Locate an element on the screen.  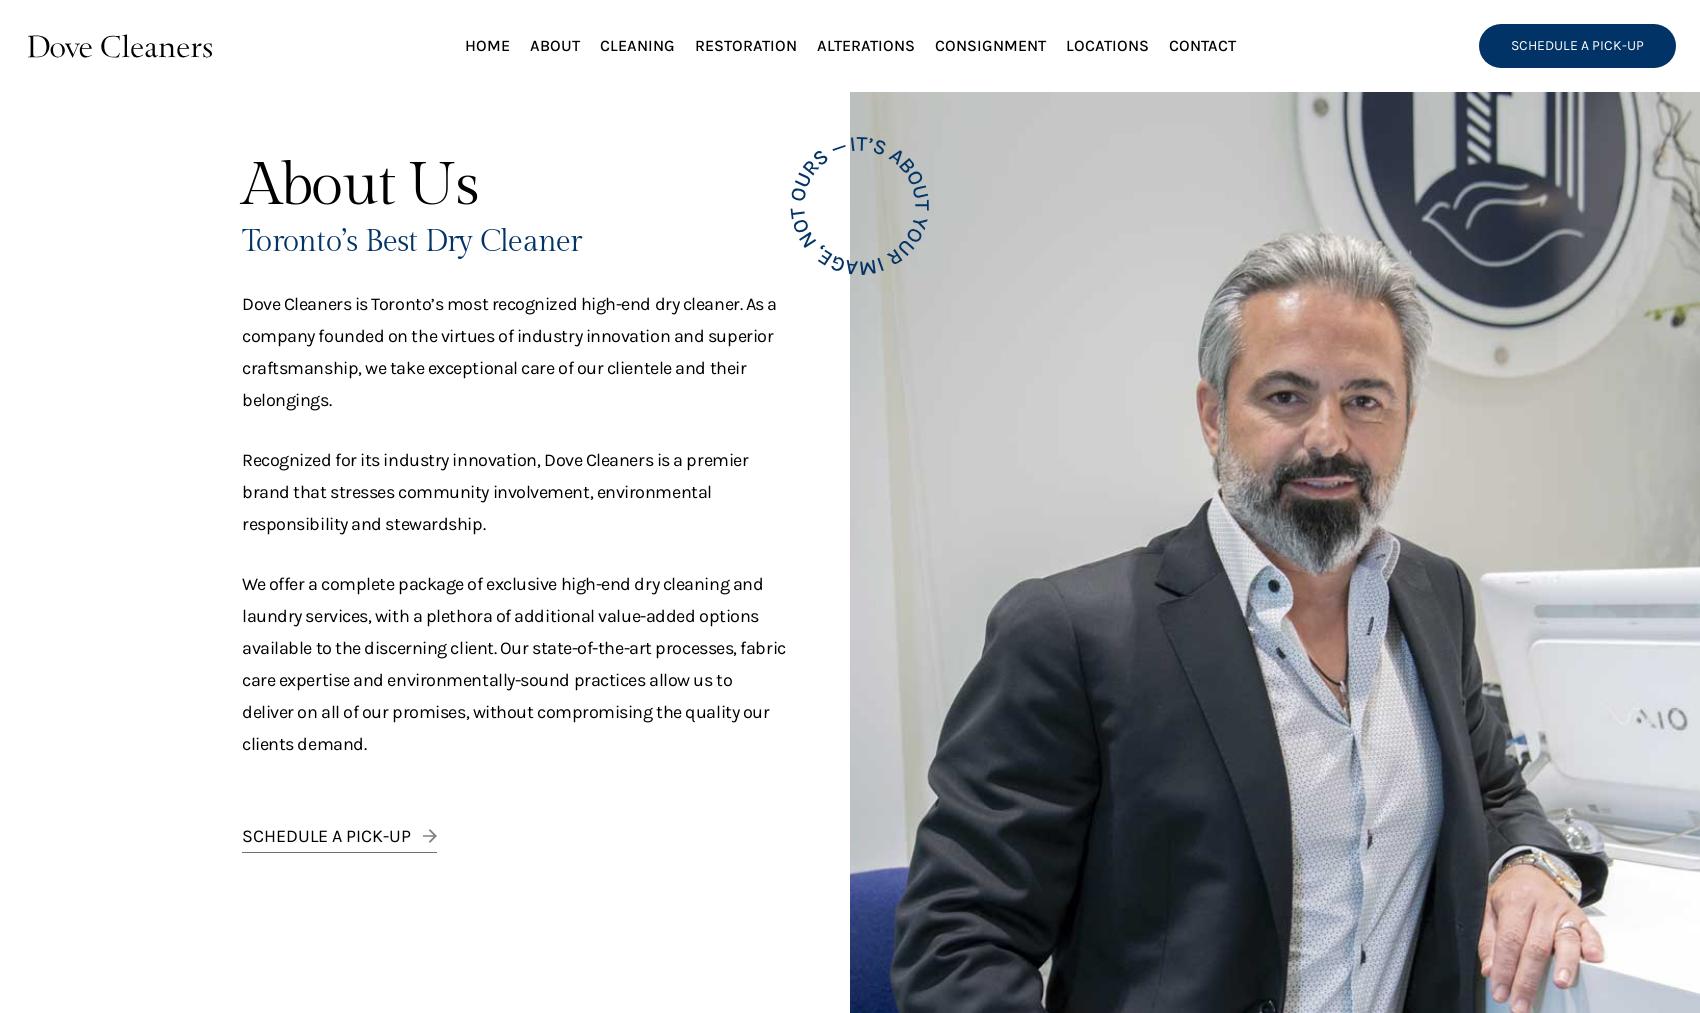
'Locations' is located at coordinates (1106, 44).